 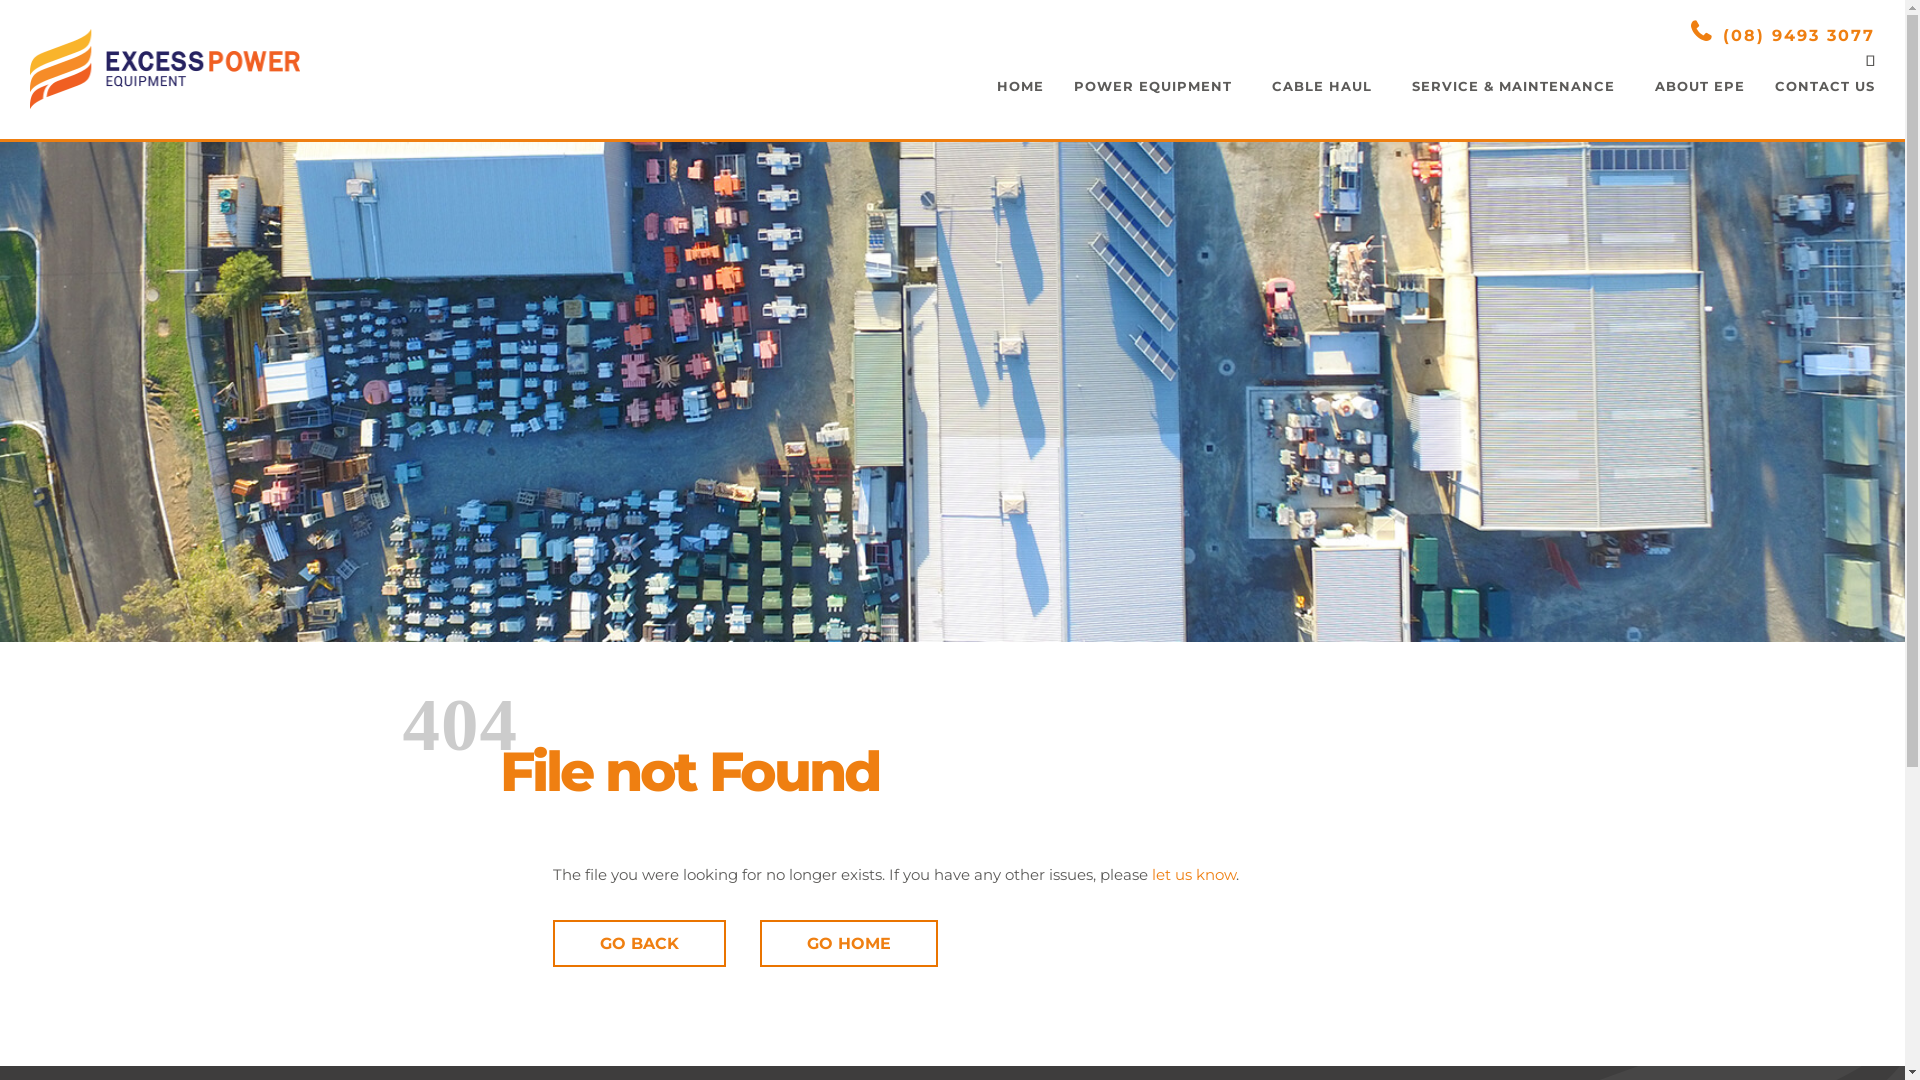 What do you see at coordinates (164, 68) in the screenshot?
I see `'Excess Power Equipment'` at bounding box center [164, 68].